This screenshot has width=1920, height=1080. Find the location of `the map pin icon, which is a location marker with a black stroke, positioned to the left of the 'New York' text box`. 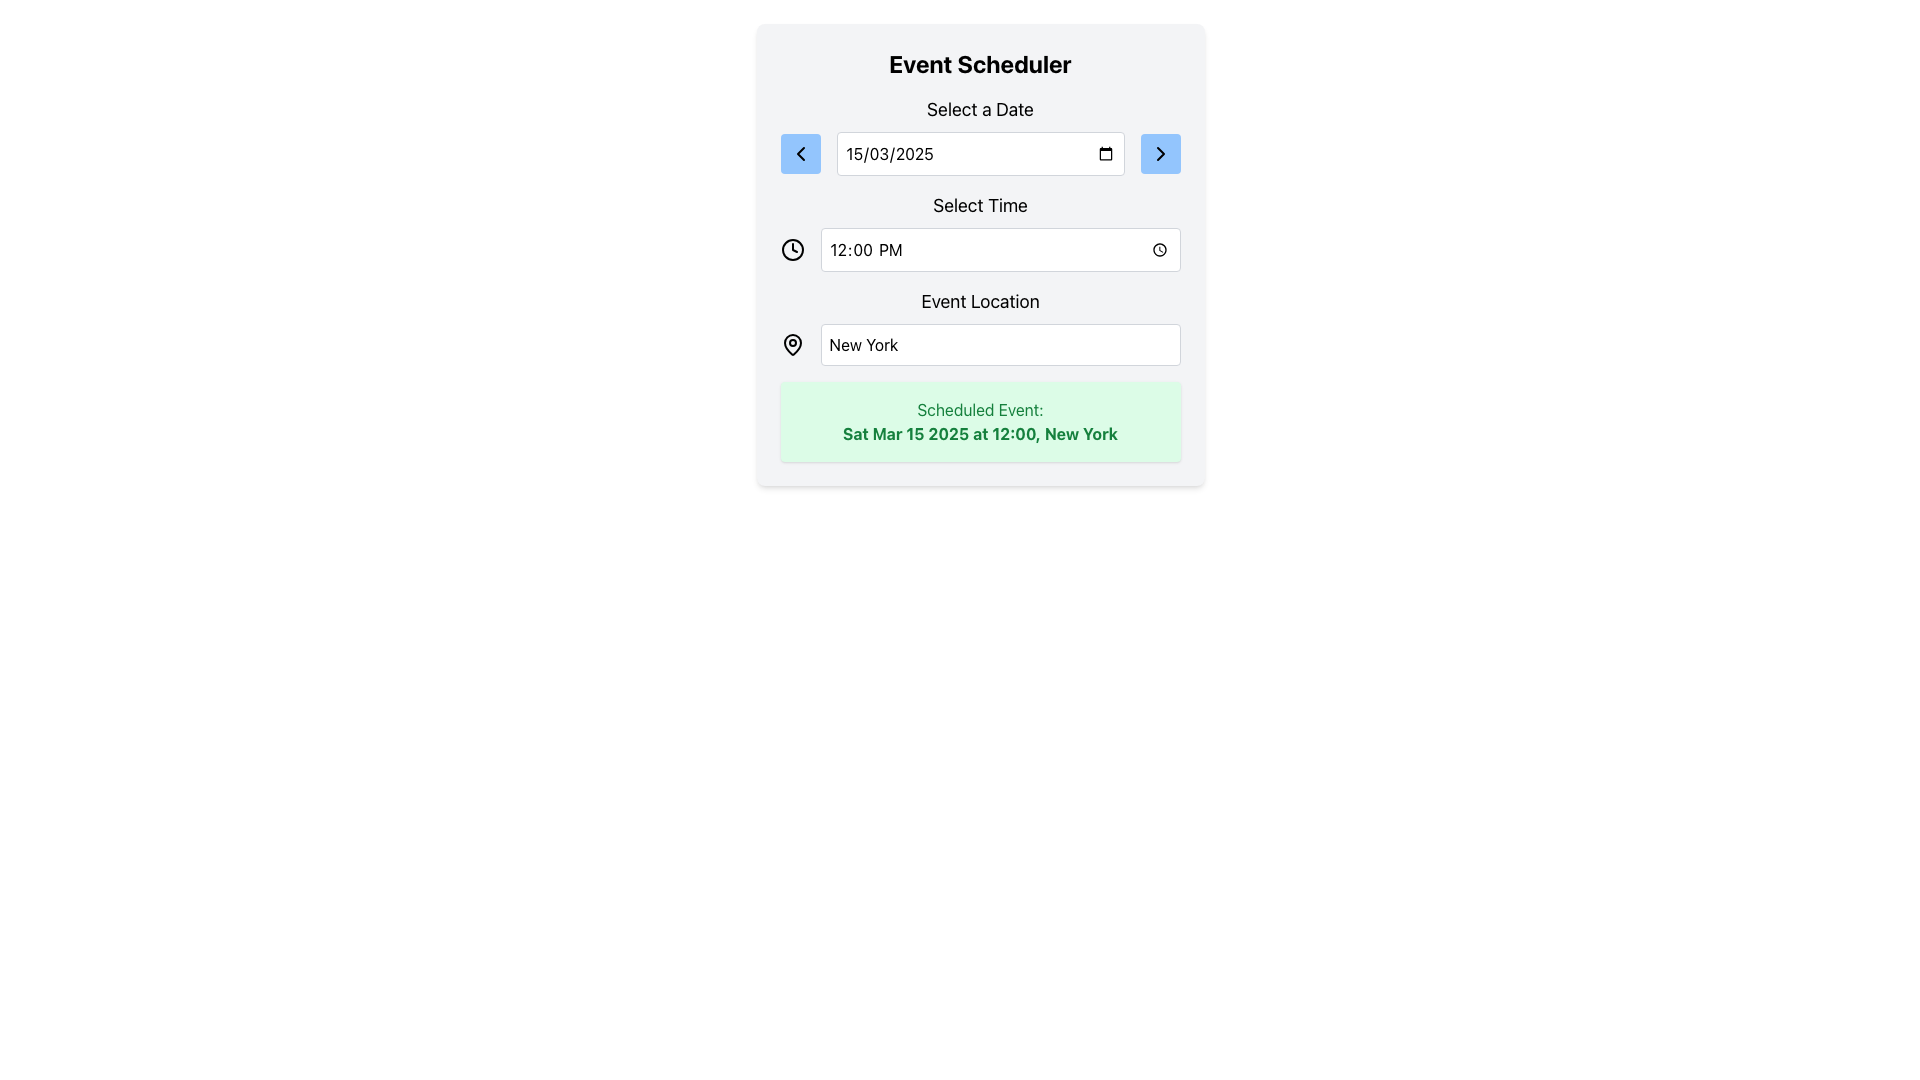

the map pin icon, which is a location marker with a black stroke, positioned to the left of the 'New York' text box is located at coordinates (791, 343).